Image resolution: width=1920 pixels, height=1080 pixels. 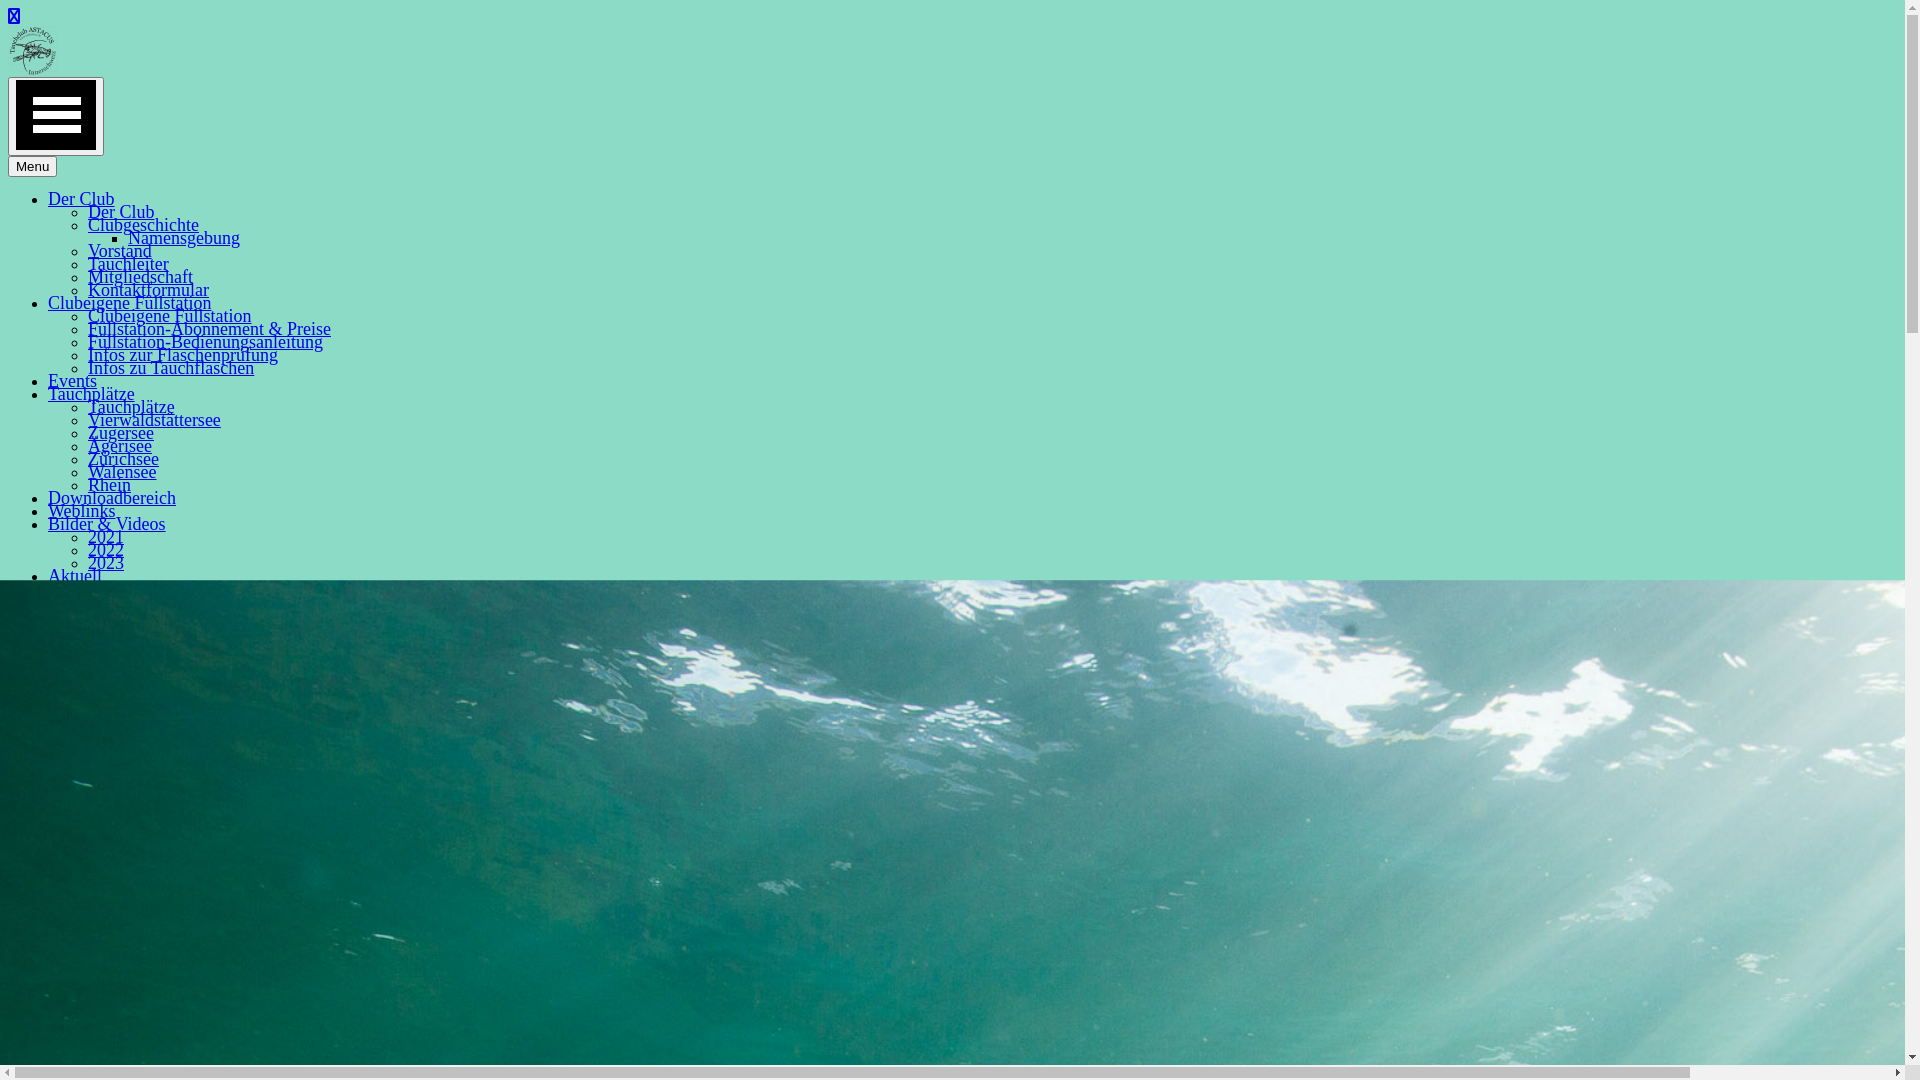 What do you see at coordinates (119, 431) in the screenshot?
I see `'Zugersee'` at bounding box center [119, 431].